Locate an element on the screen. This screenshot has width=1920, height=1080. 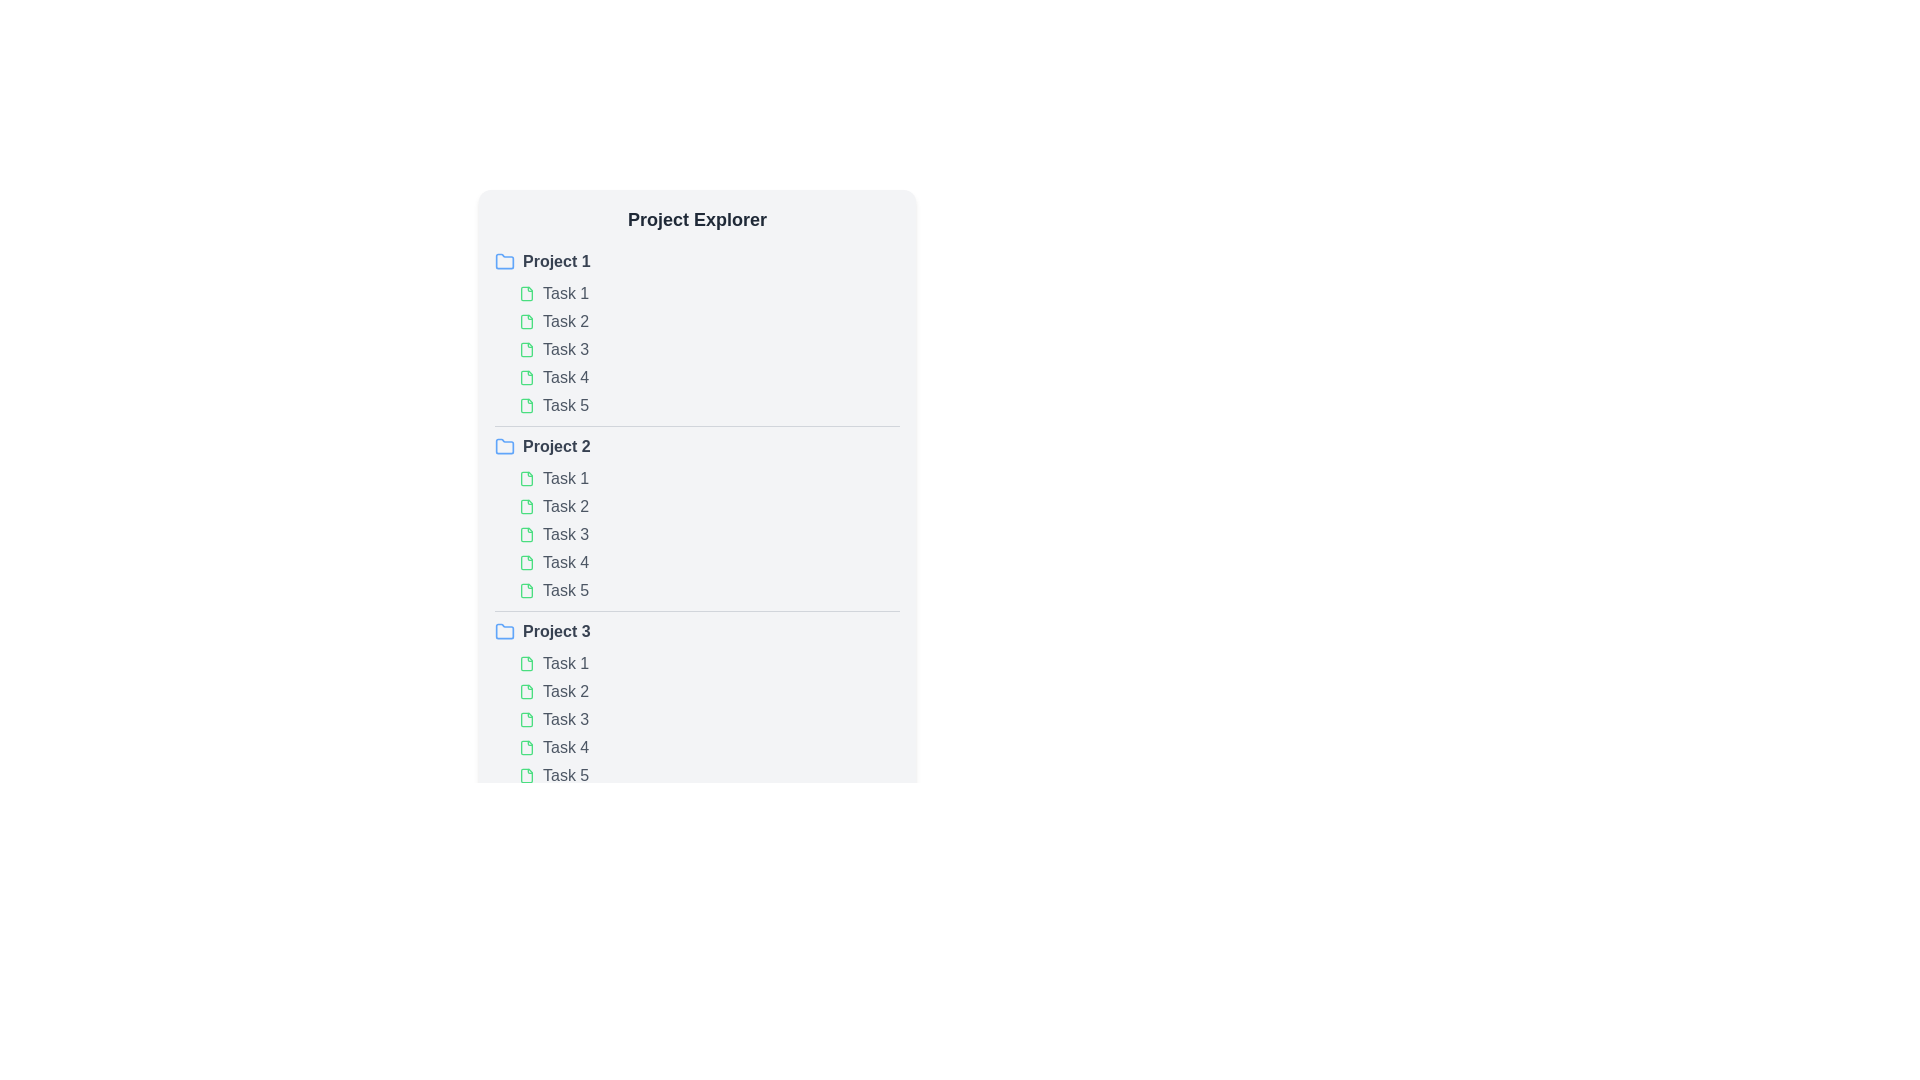
the text label 'Project 3' is located at coordinates (556, 632).